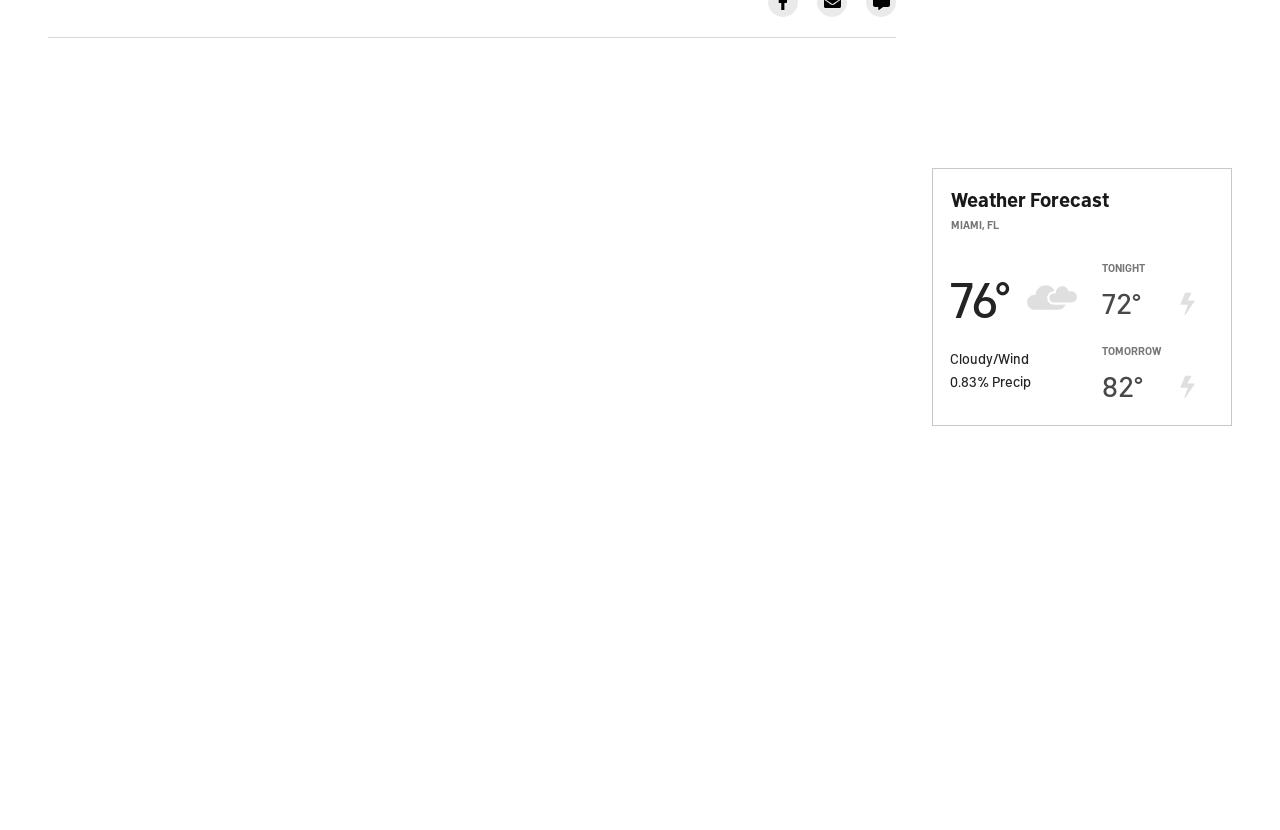 This screenshot has width=1280, height=830. I want to click on 'Precip', so click(1011, 378).